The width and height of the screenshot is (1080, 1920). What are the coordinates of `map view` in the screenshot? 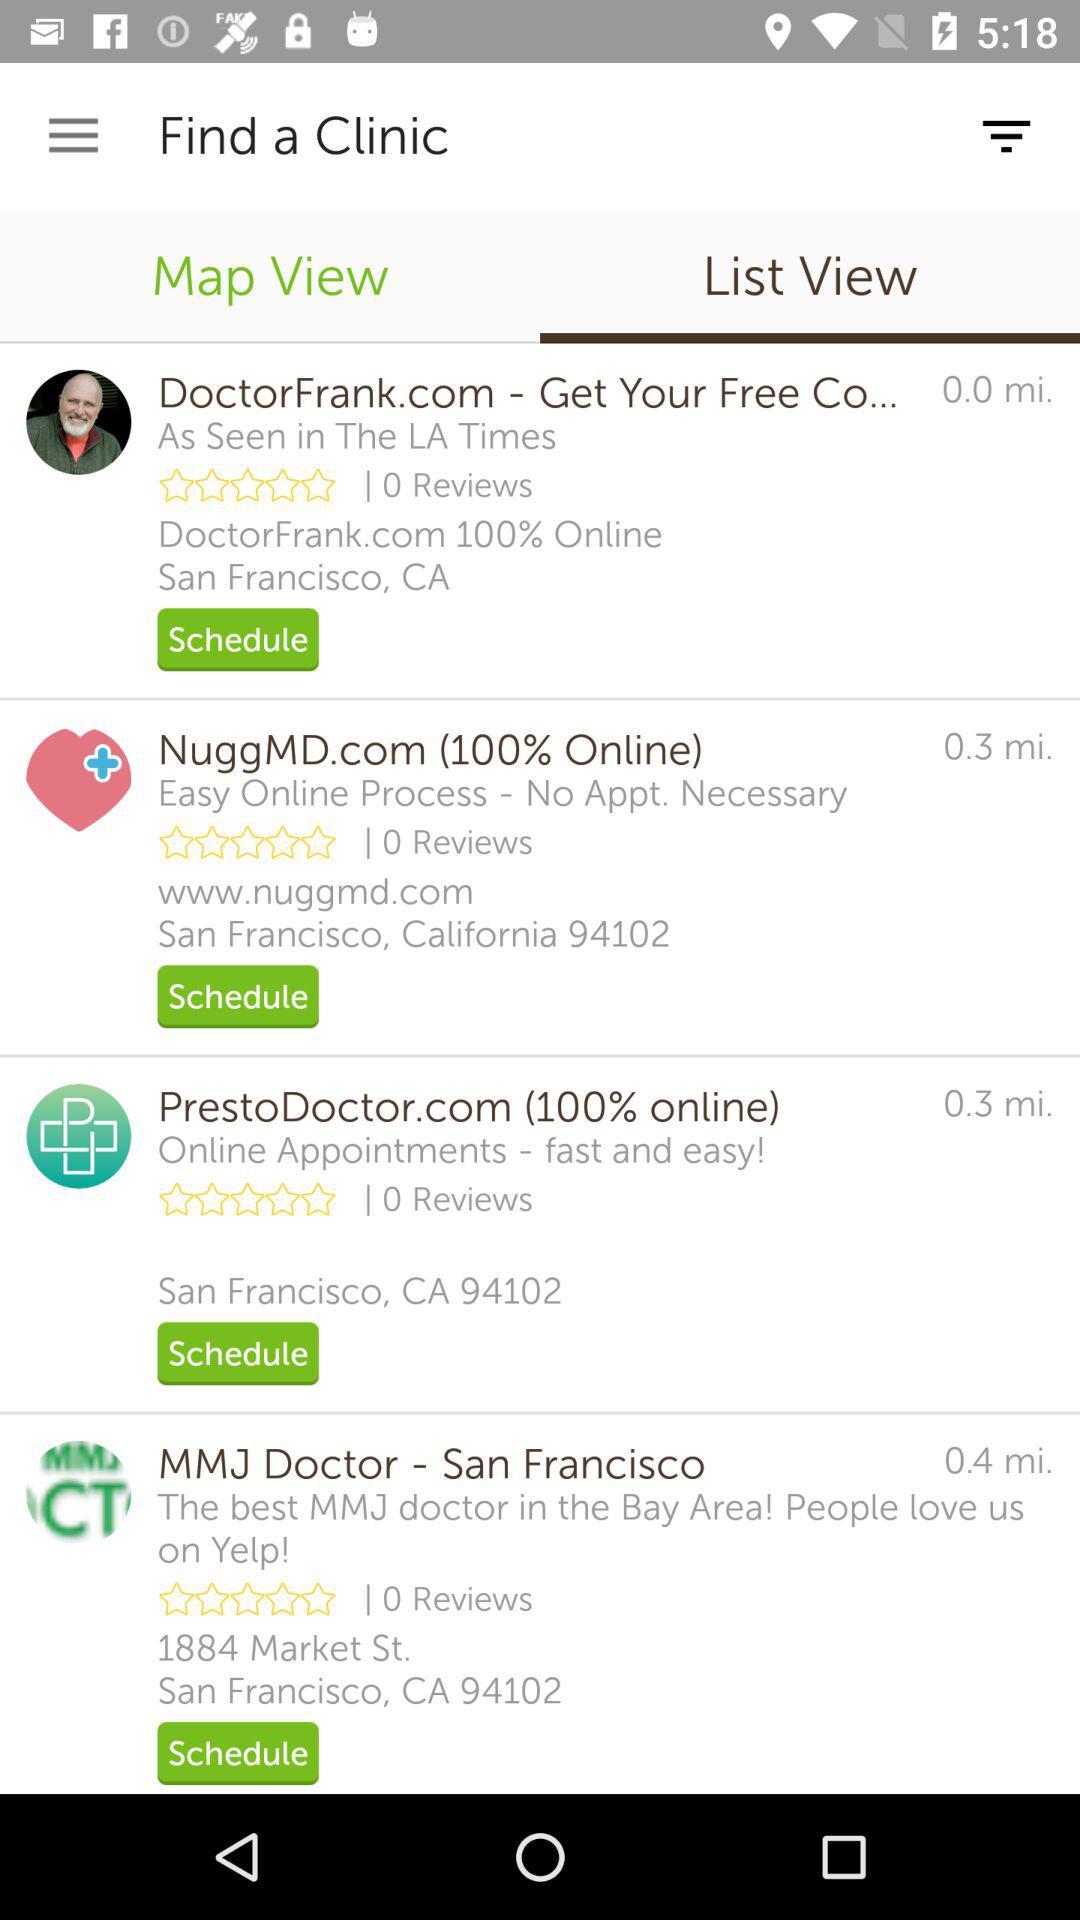 It's located at (270, 275).